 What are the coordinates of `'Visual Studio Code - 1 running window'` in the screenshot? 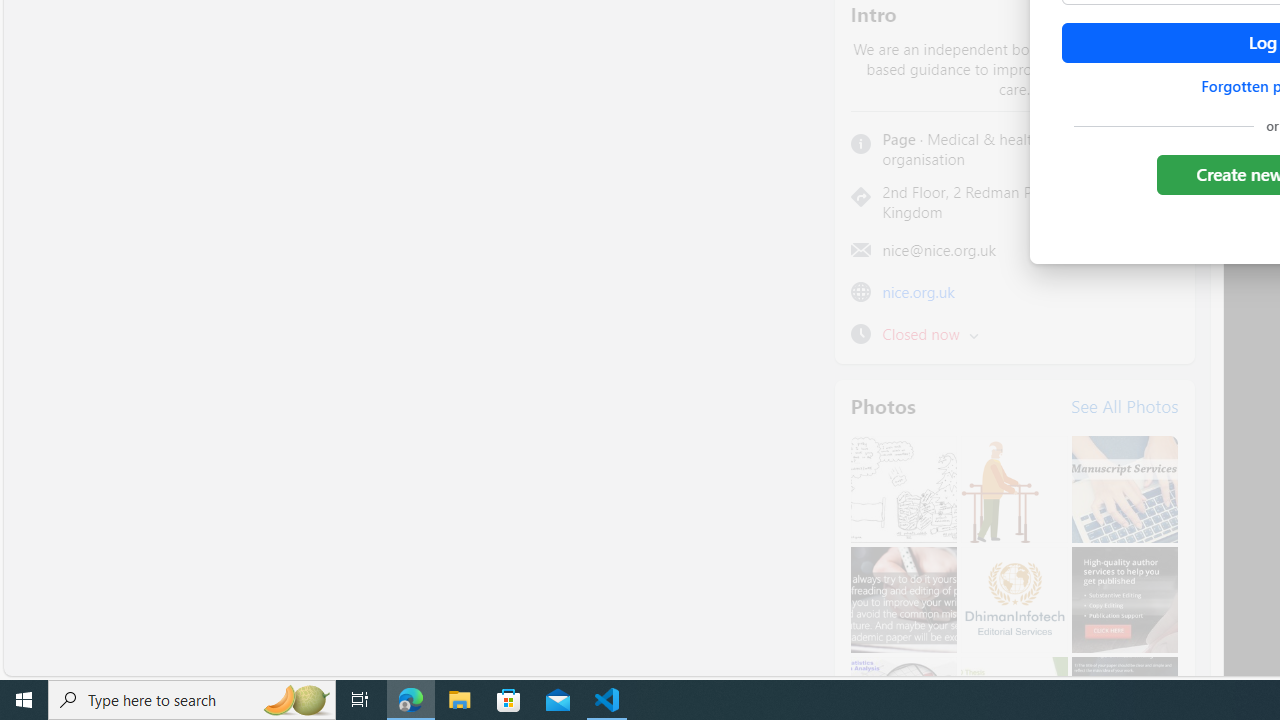 It's located at (606, 698).